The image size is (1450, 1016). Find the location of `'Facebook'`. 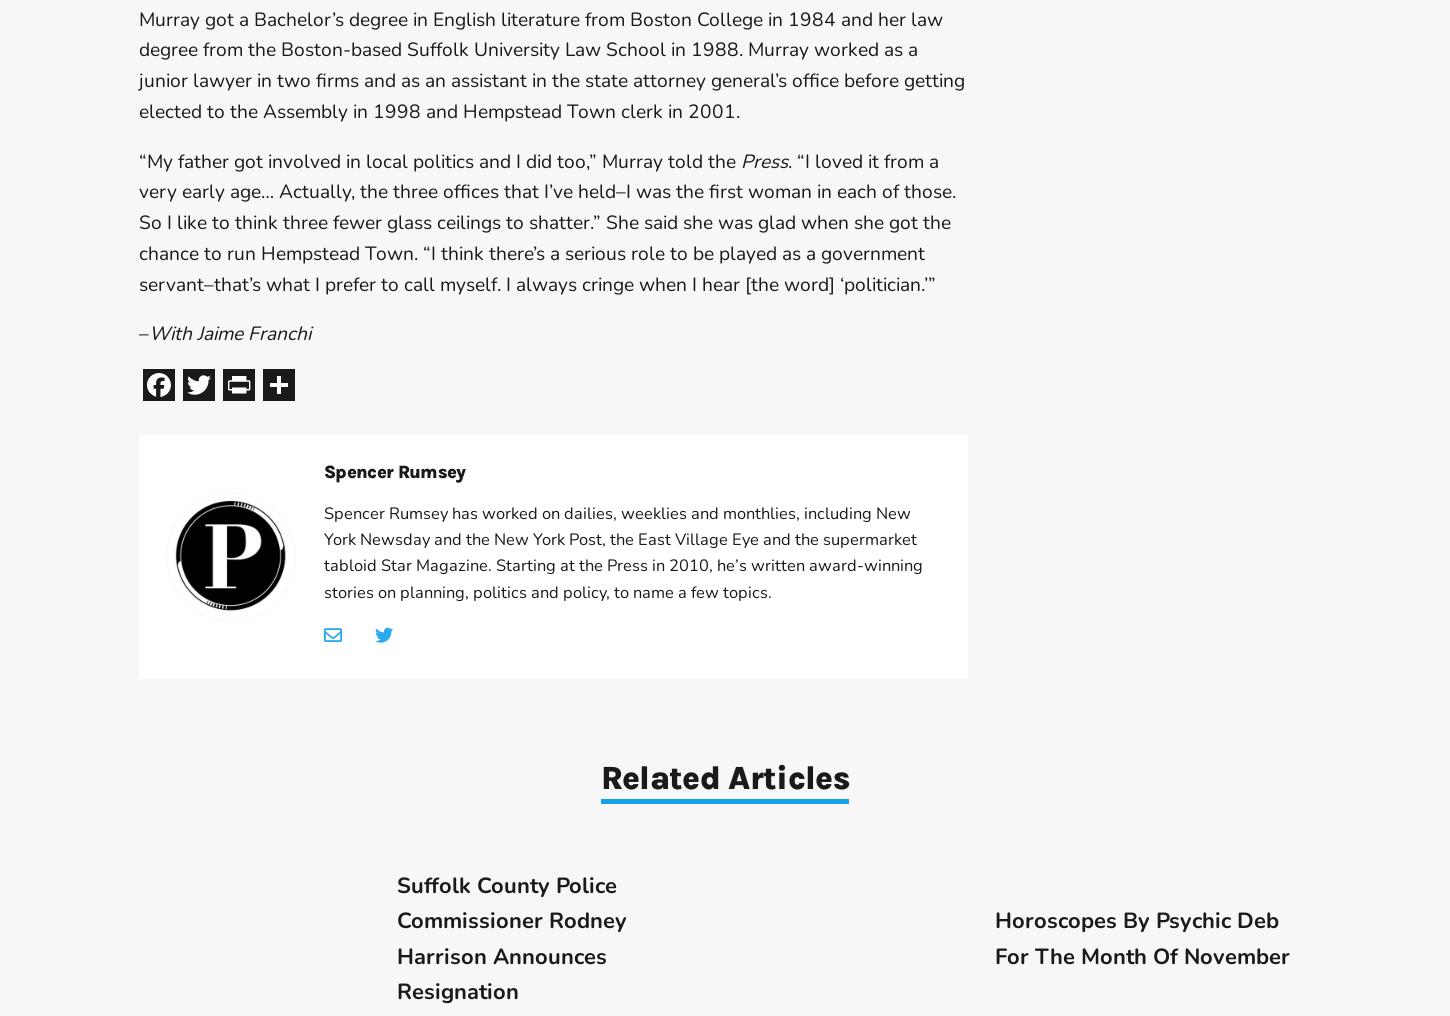

'Facebook' is located at coordinates (174, 383).